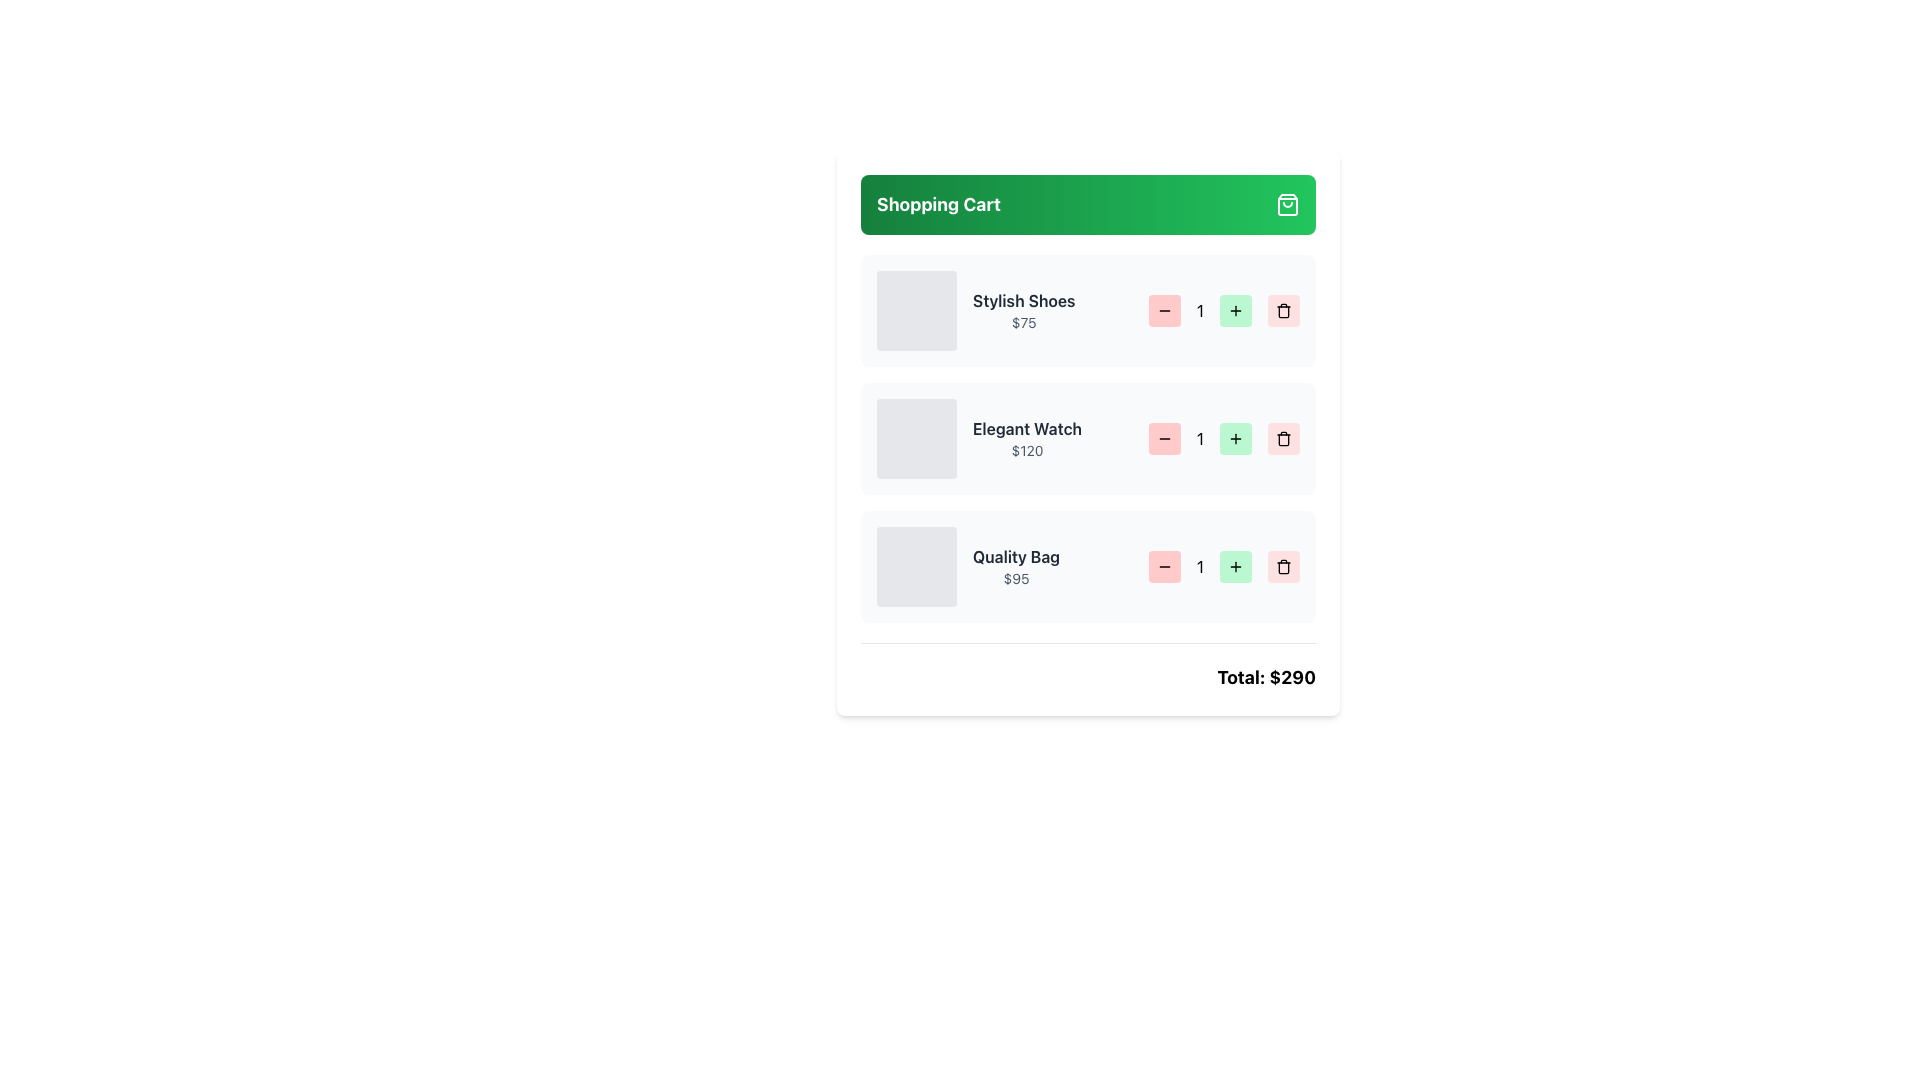 The image size is (1920, 1080). I want to click on the image frame placeholder for the 'Elegant Watch' in the shopping cart interface, so click(915, 438).